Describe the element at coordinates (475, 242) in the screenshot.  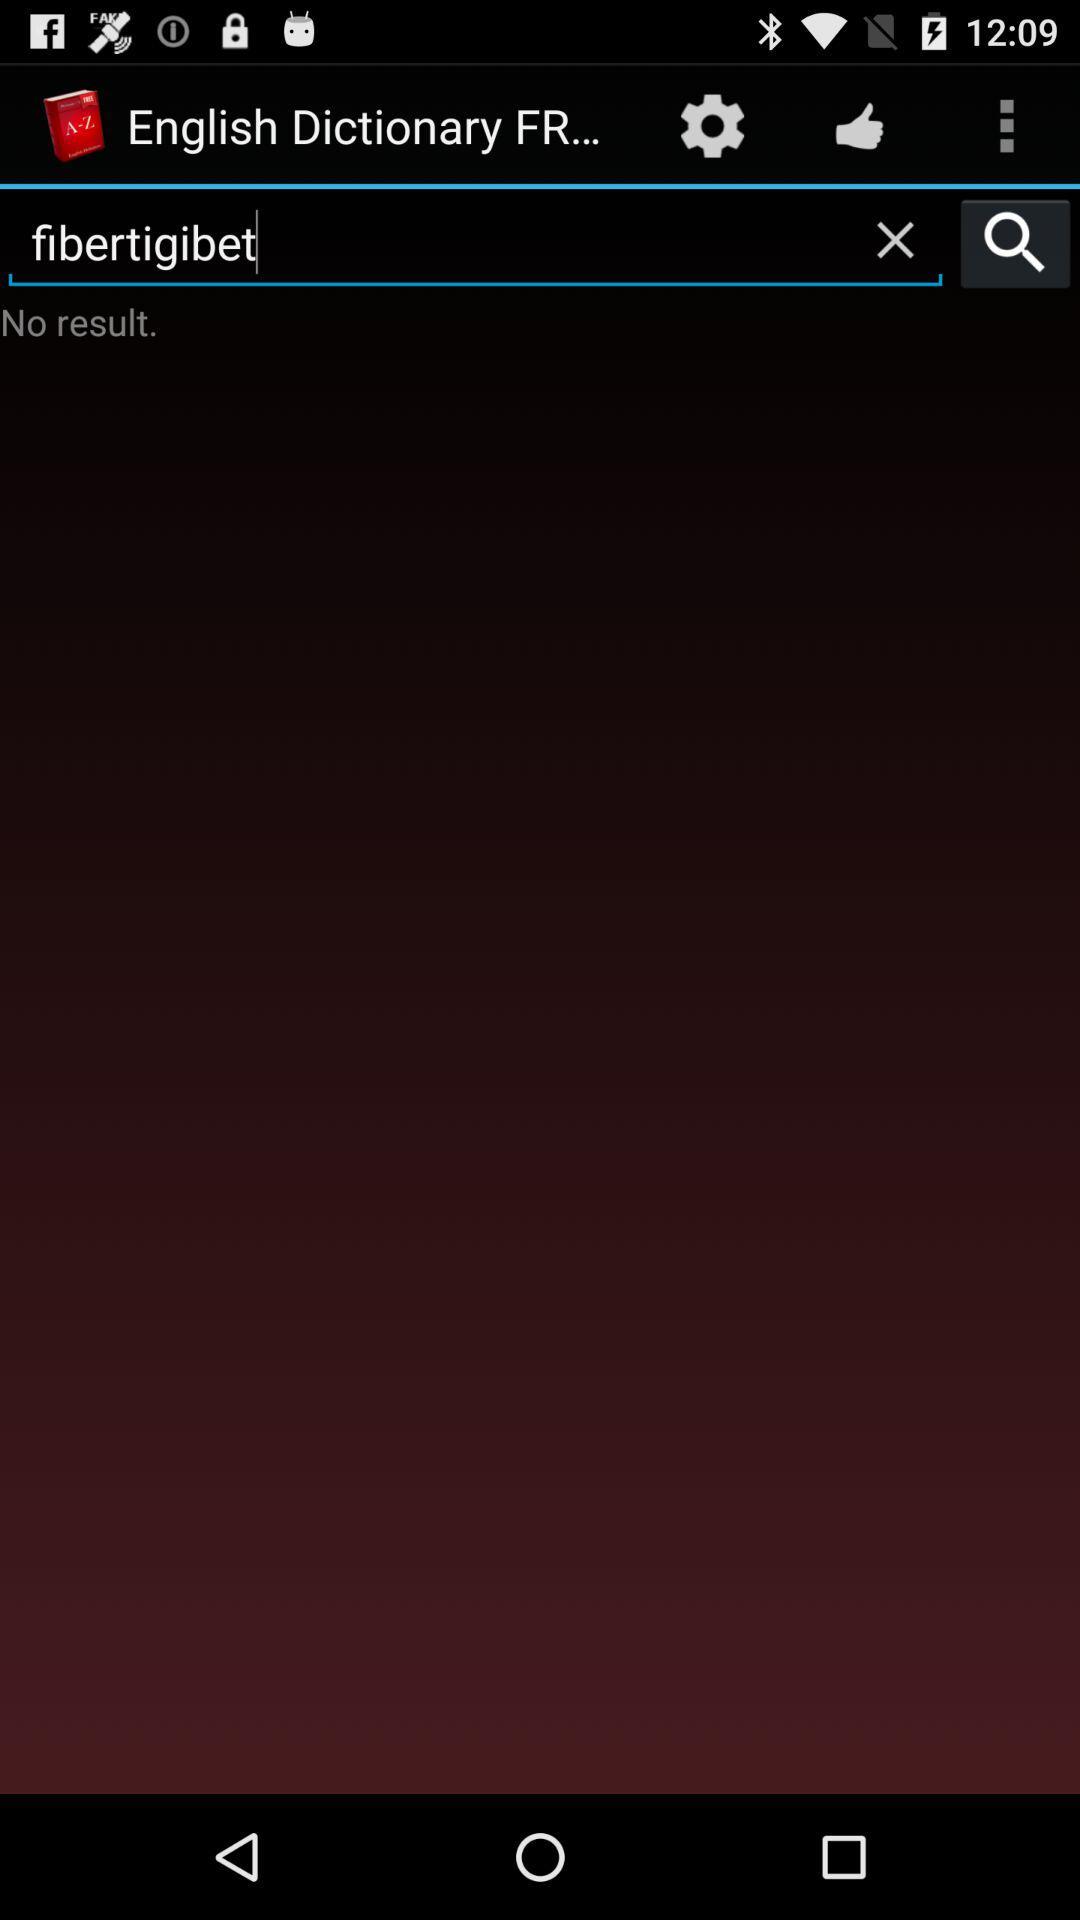
I see `fibertigibet item` at that location.